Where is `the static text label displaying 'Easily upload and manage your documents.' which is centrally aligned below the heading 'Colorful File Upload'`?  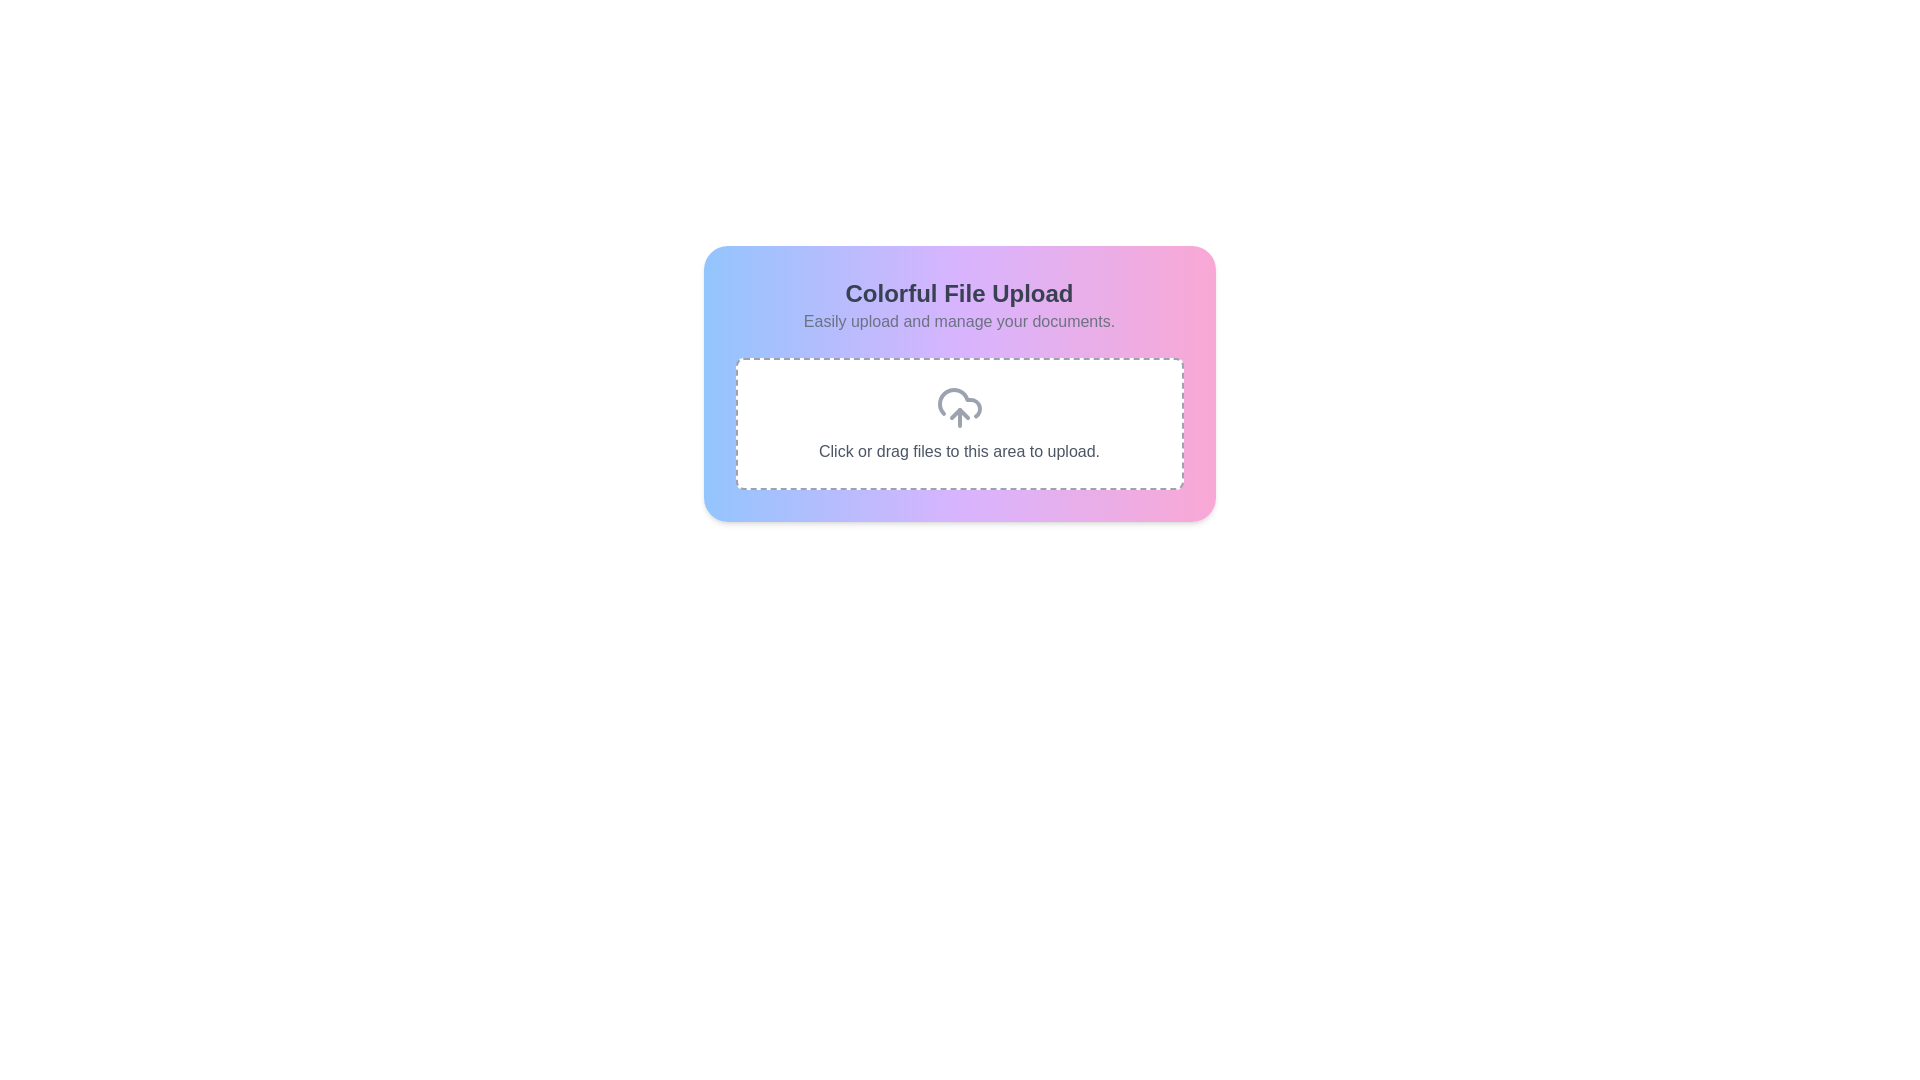 the static text label displaying 'Easily upload and manage your documents.' which is centrally aligned below the heading 'Colorful File Upload' is located at coordinates (958, 320).